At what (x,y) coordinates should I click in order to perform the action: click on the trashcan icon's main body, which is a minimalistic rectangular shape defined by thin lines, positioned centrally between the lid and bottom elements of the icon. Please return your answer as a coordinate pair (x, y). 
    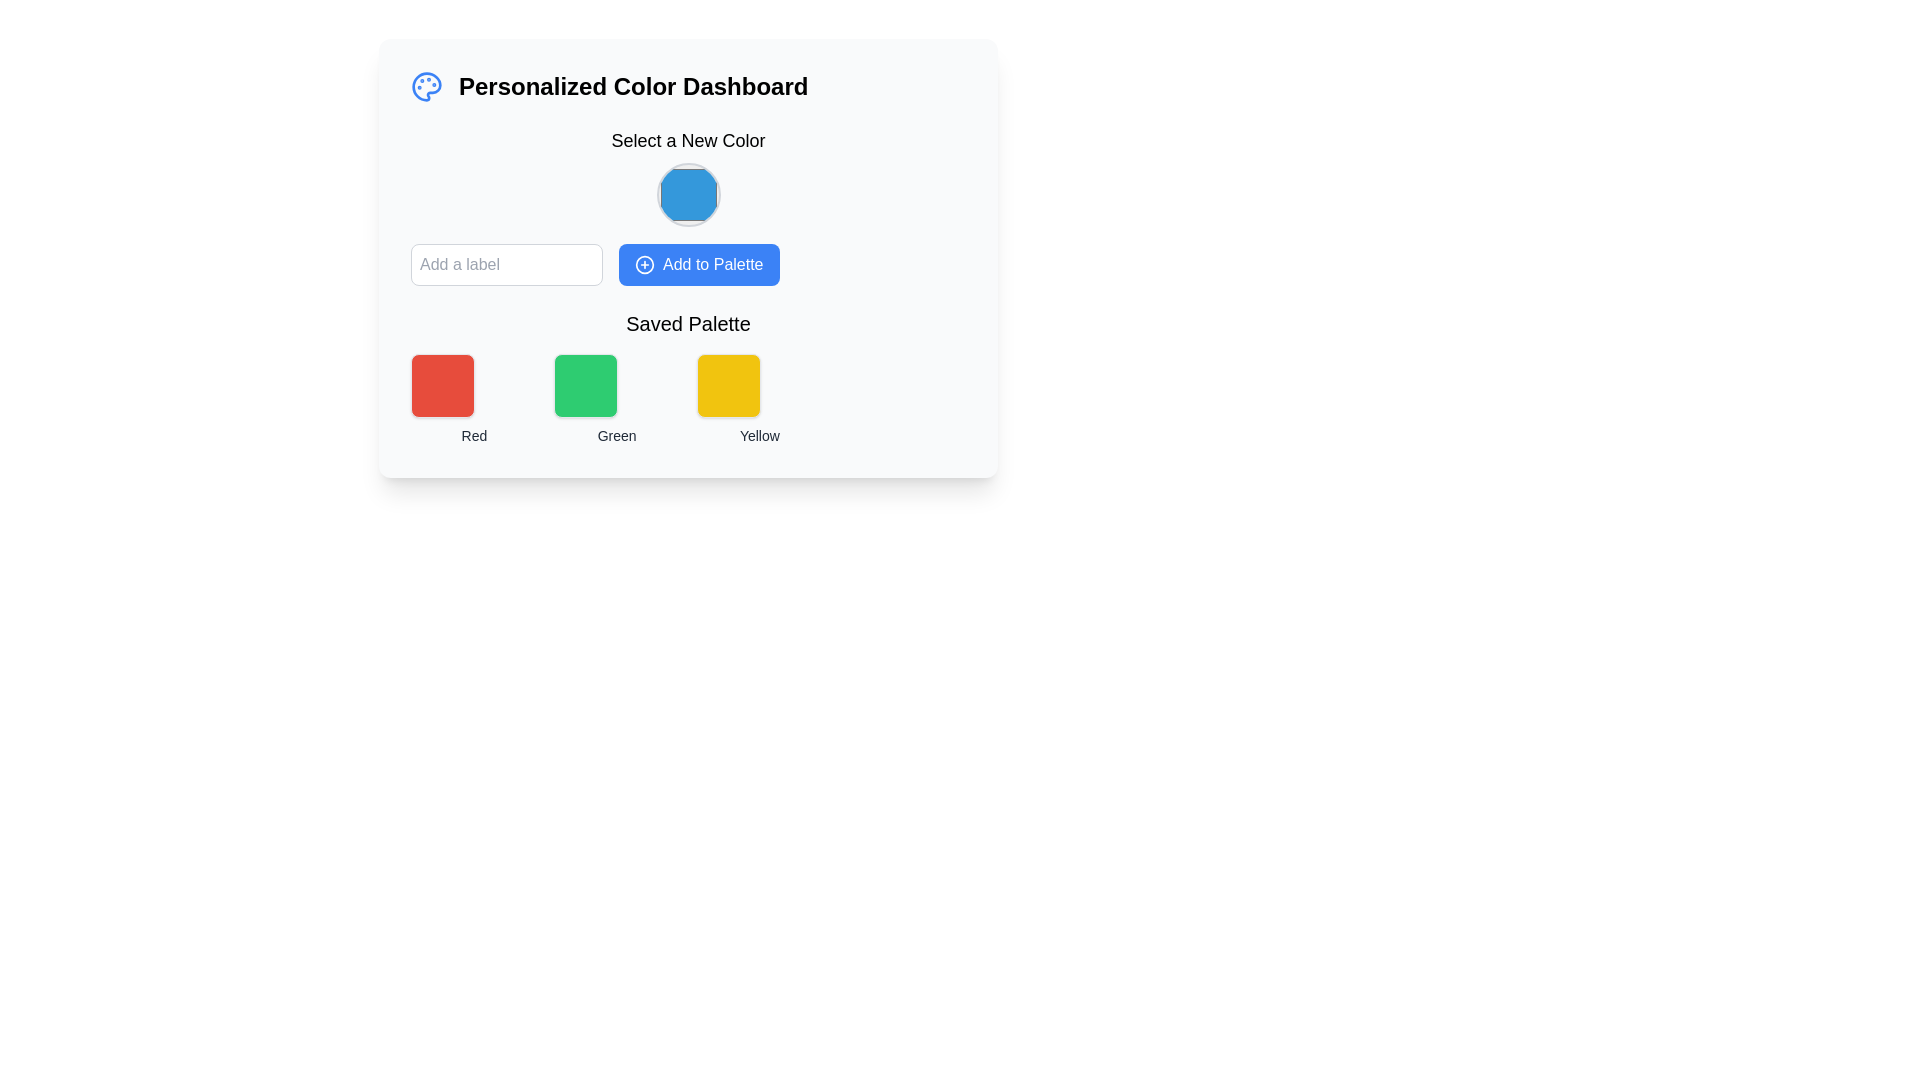
    Looking at the image, I should click on (523, 369).